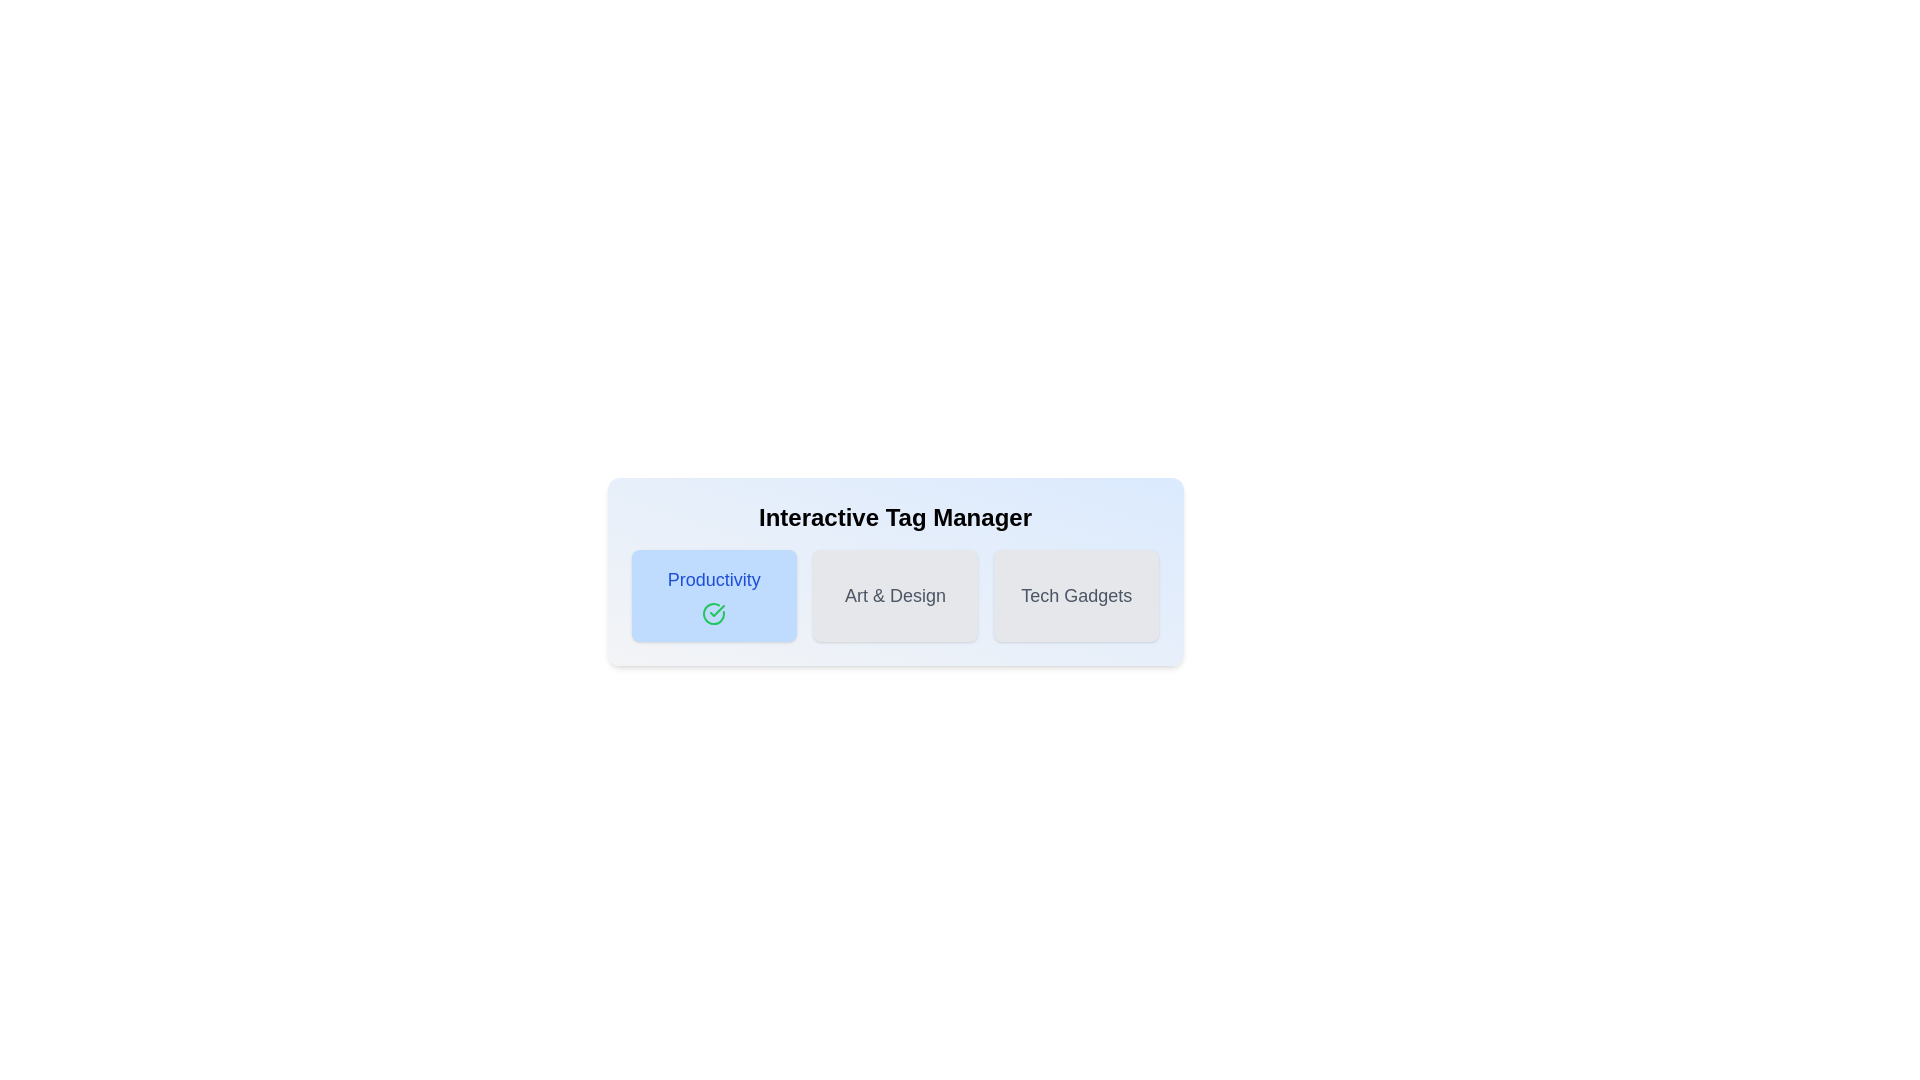 Image resolution: width=1920 pixels, height=1080 pixels. Describe the element at coordinates (1075, 595) in the screenshot. I see `the button labeled 'Tech Gadgets' to observe its hover effect` at that location.